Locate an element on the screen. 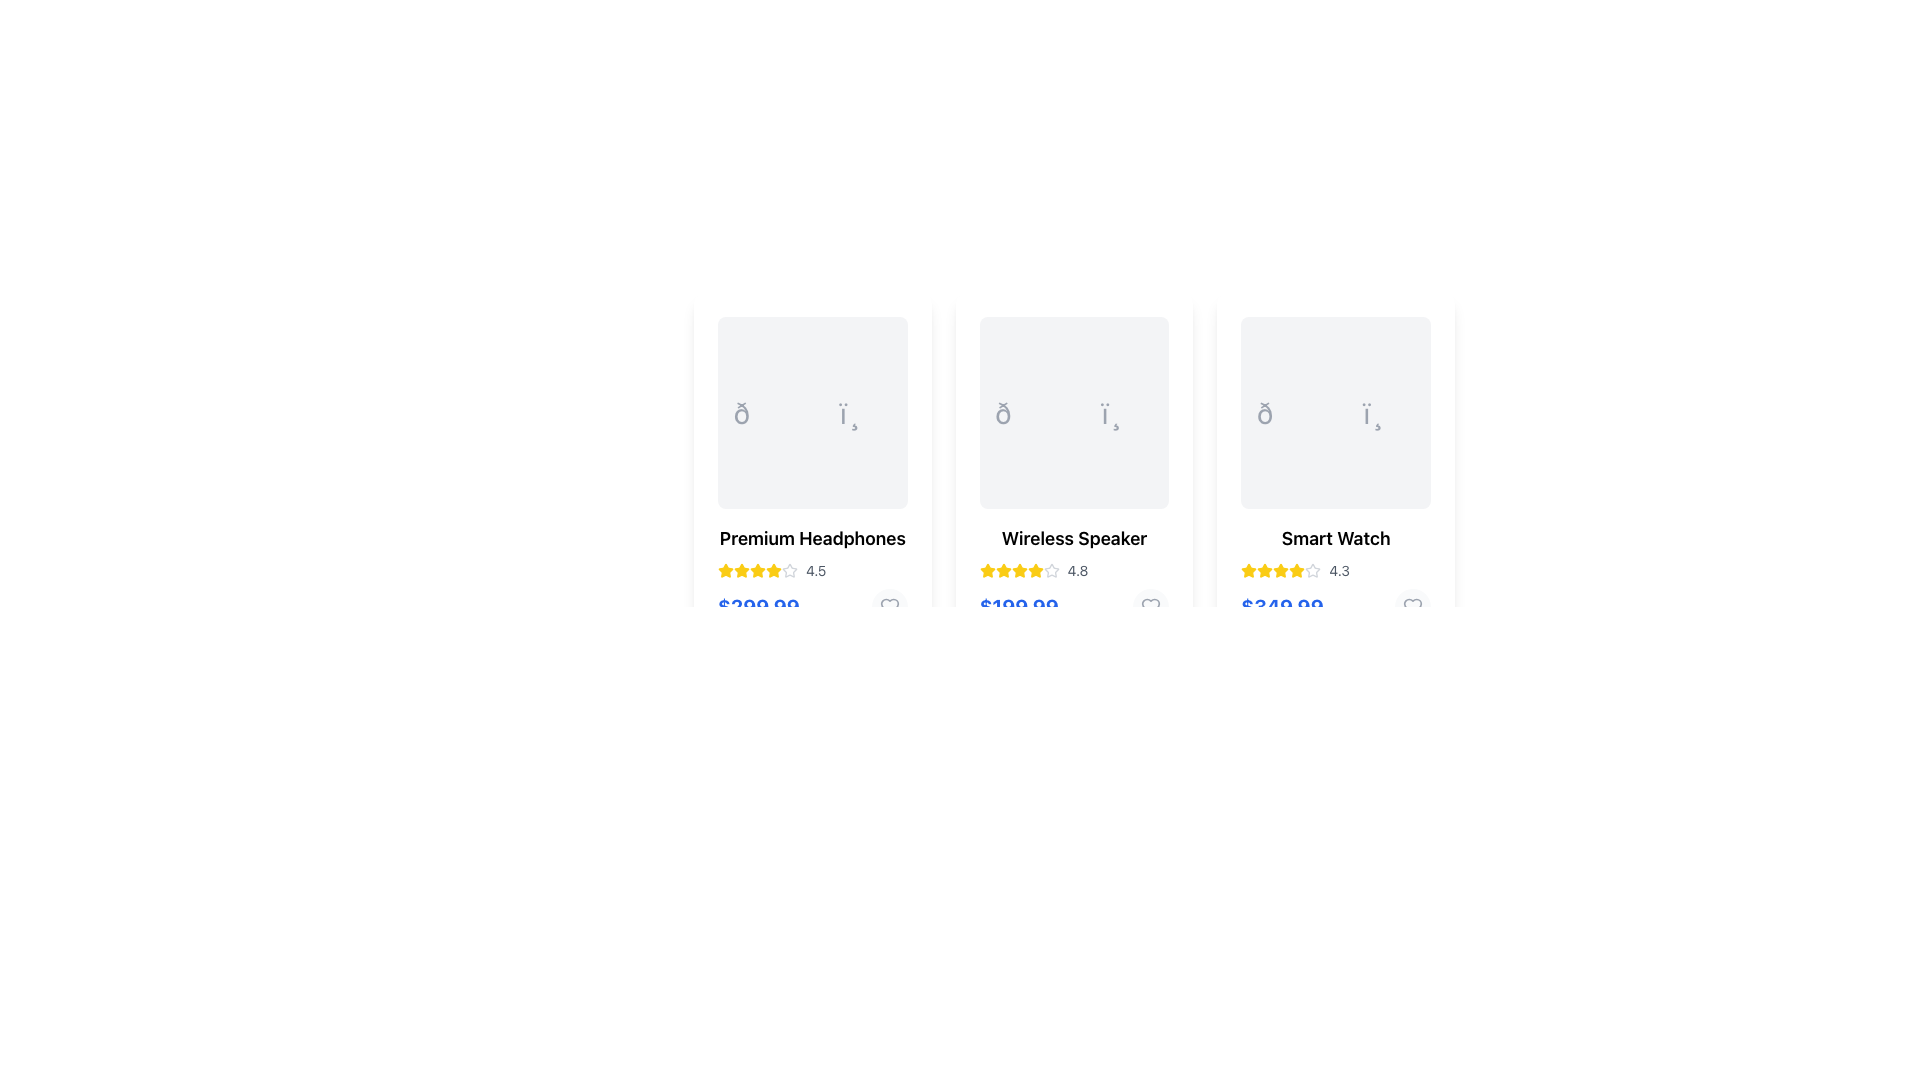 This screenshot has height=1080, width=1920. the fifth star icon in the rating system is located at coordinates (1050, 570).